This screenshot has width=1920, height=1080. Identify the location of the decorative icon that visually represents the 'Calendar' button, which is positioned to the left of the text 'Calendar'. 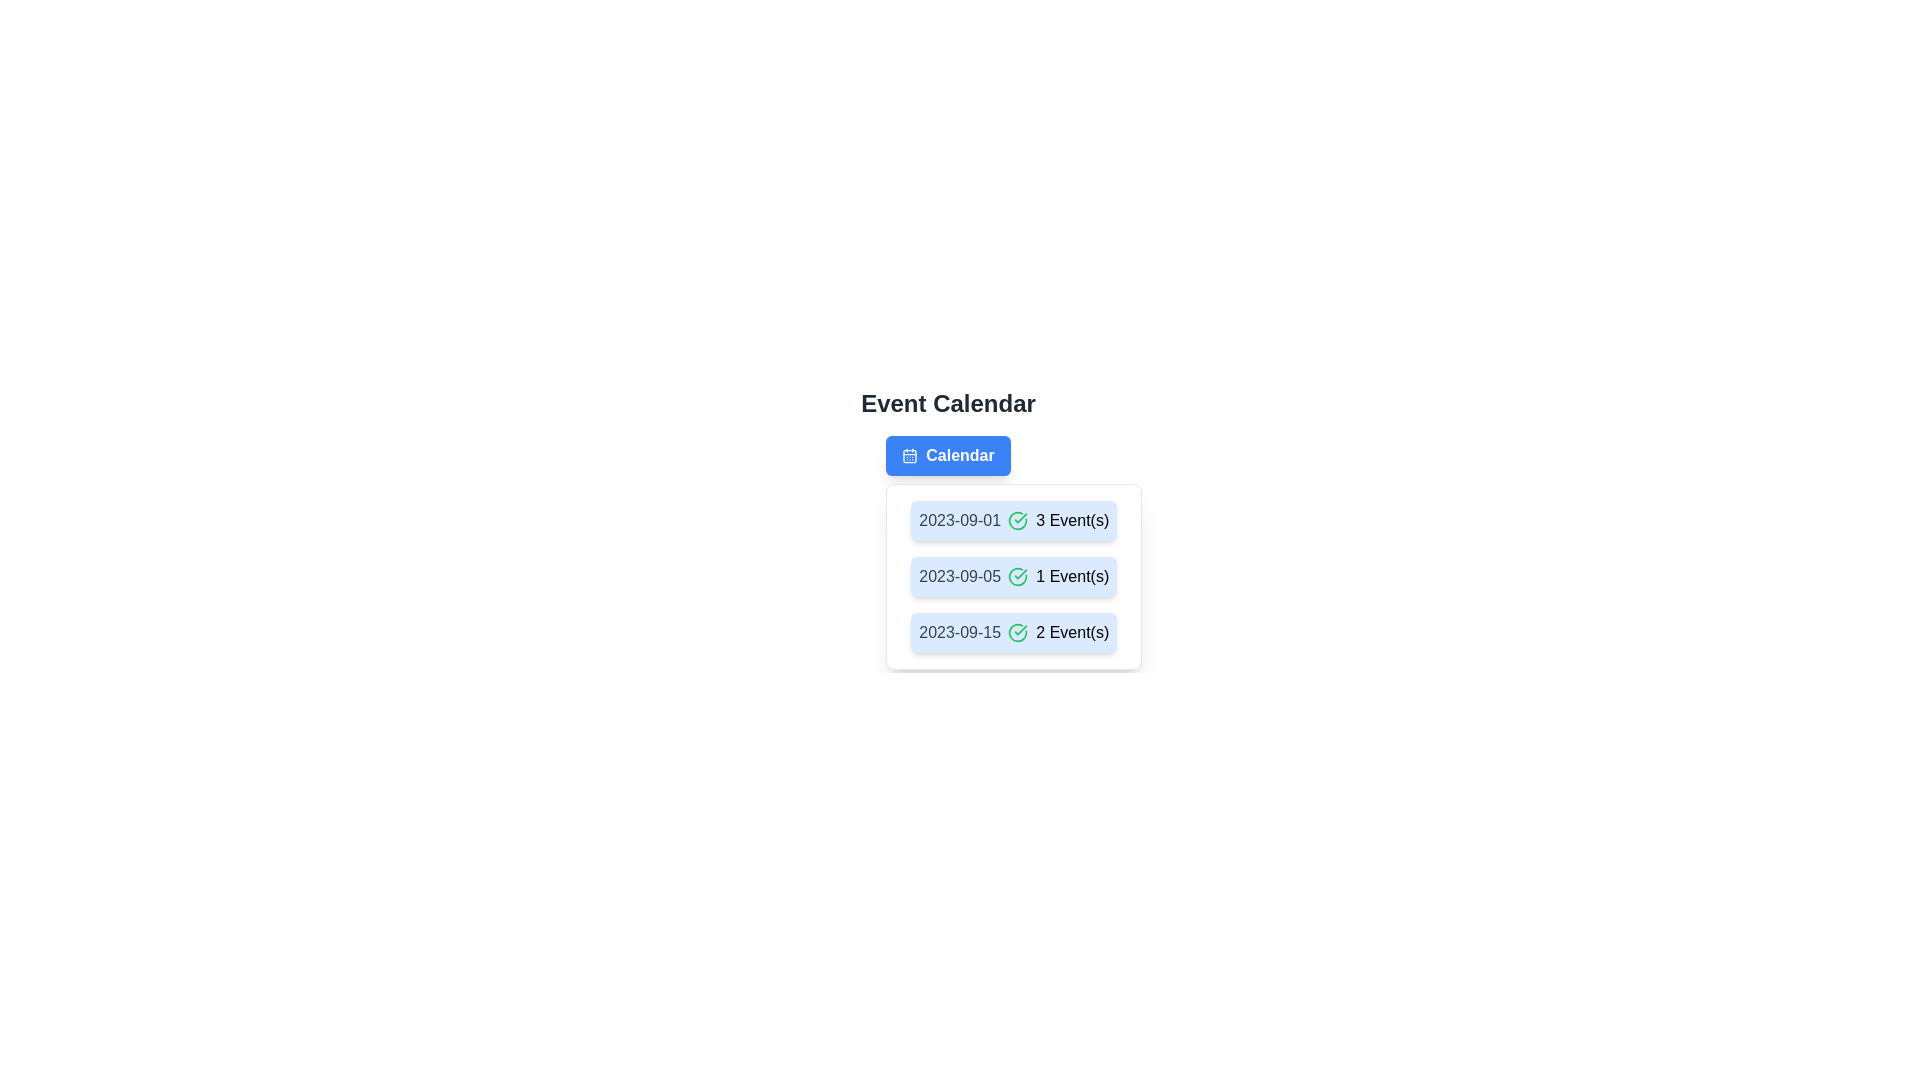
(909, 455).